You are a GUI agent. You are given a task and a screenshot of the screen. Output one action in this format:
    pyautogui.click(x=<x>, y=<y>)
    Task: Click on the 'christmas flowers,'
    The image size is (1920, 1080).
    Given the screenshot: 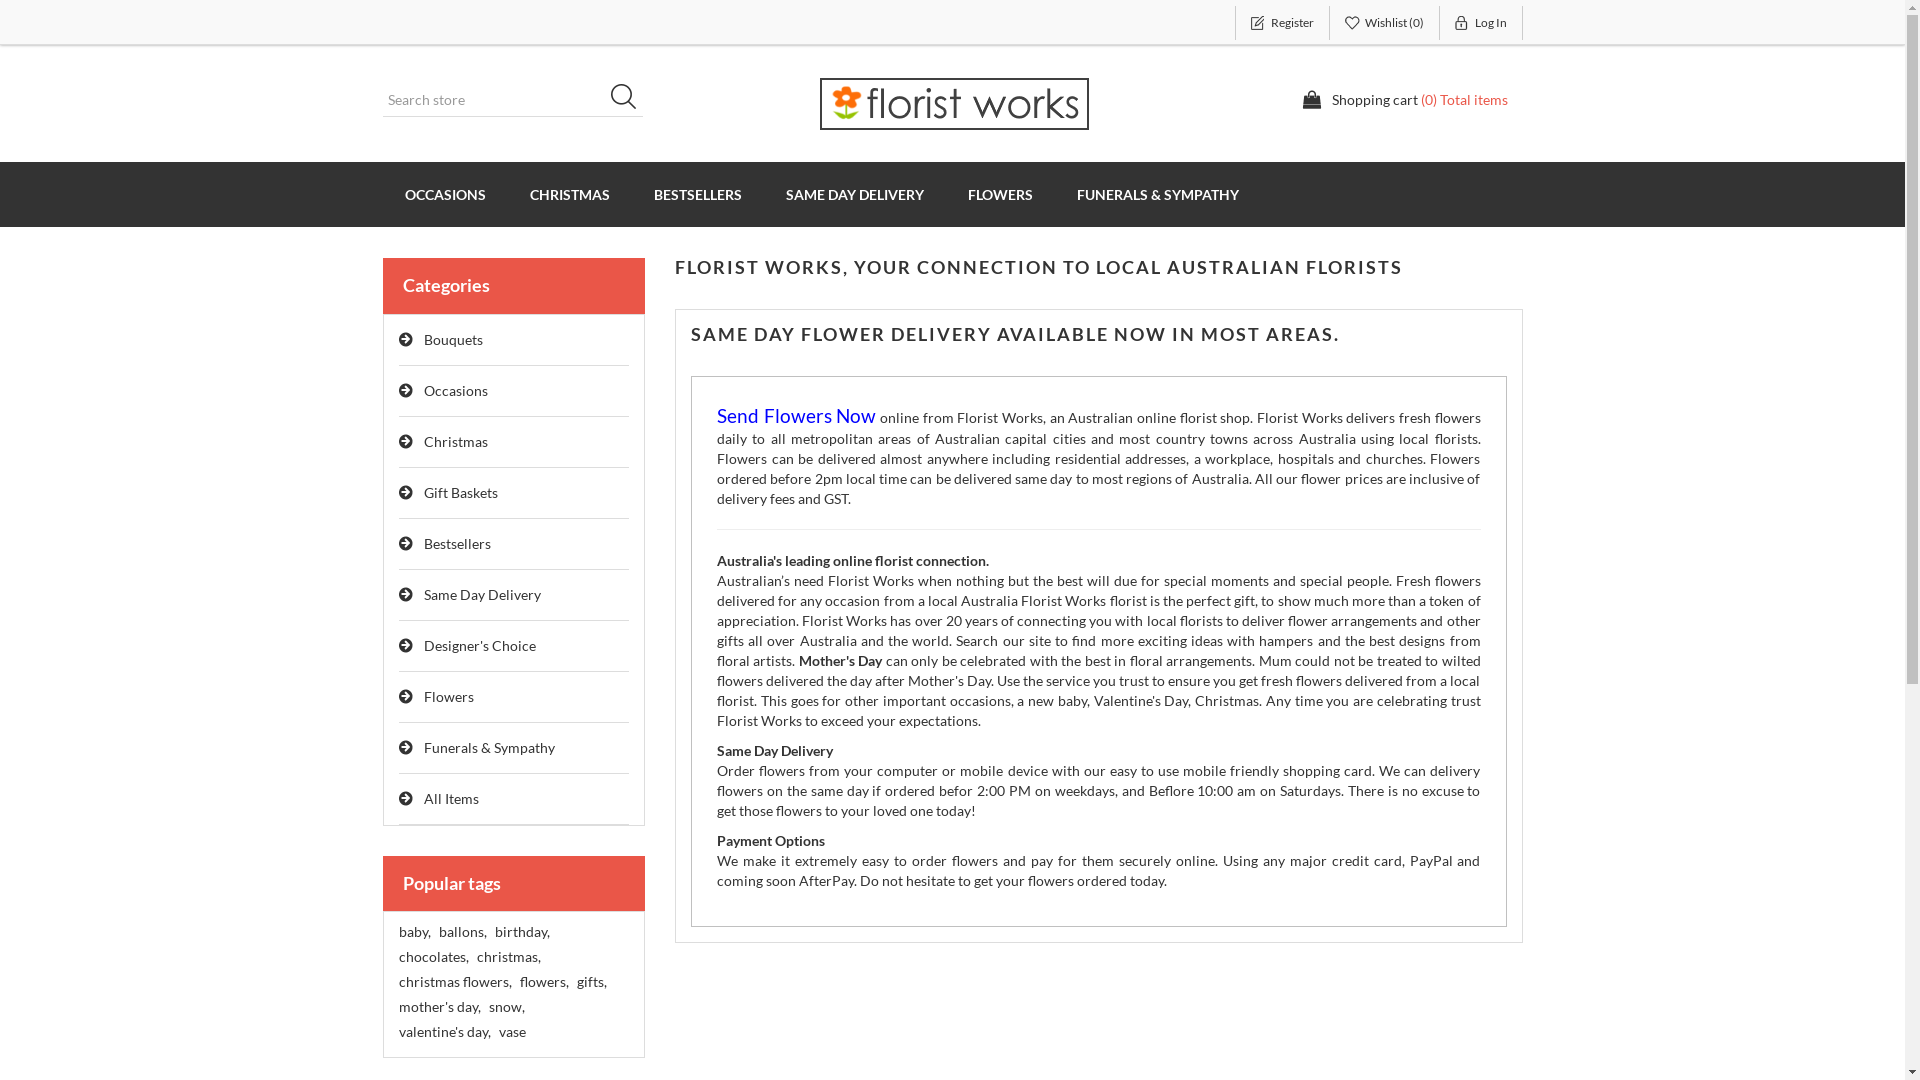 What is the action you would take?
    pyautogui.click(x=453, y=981)
    